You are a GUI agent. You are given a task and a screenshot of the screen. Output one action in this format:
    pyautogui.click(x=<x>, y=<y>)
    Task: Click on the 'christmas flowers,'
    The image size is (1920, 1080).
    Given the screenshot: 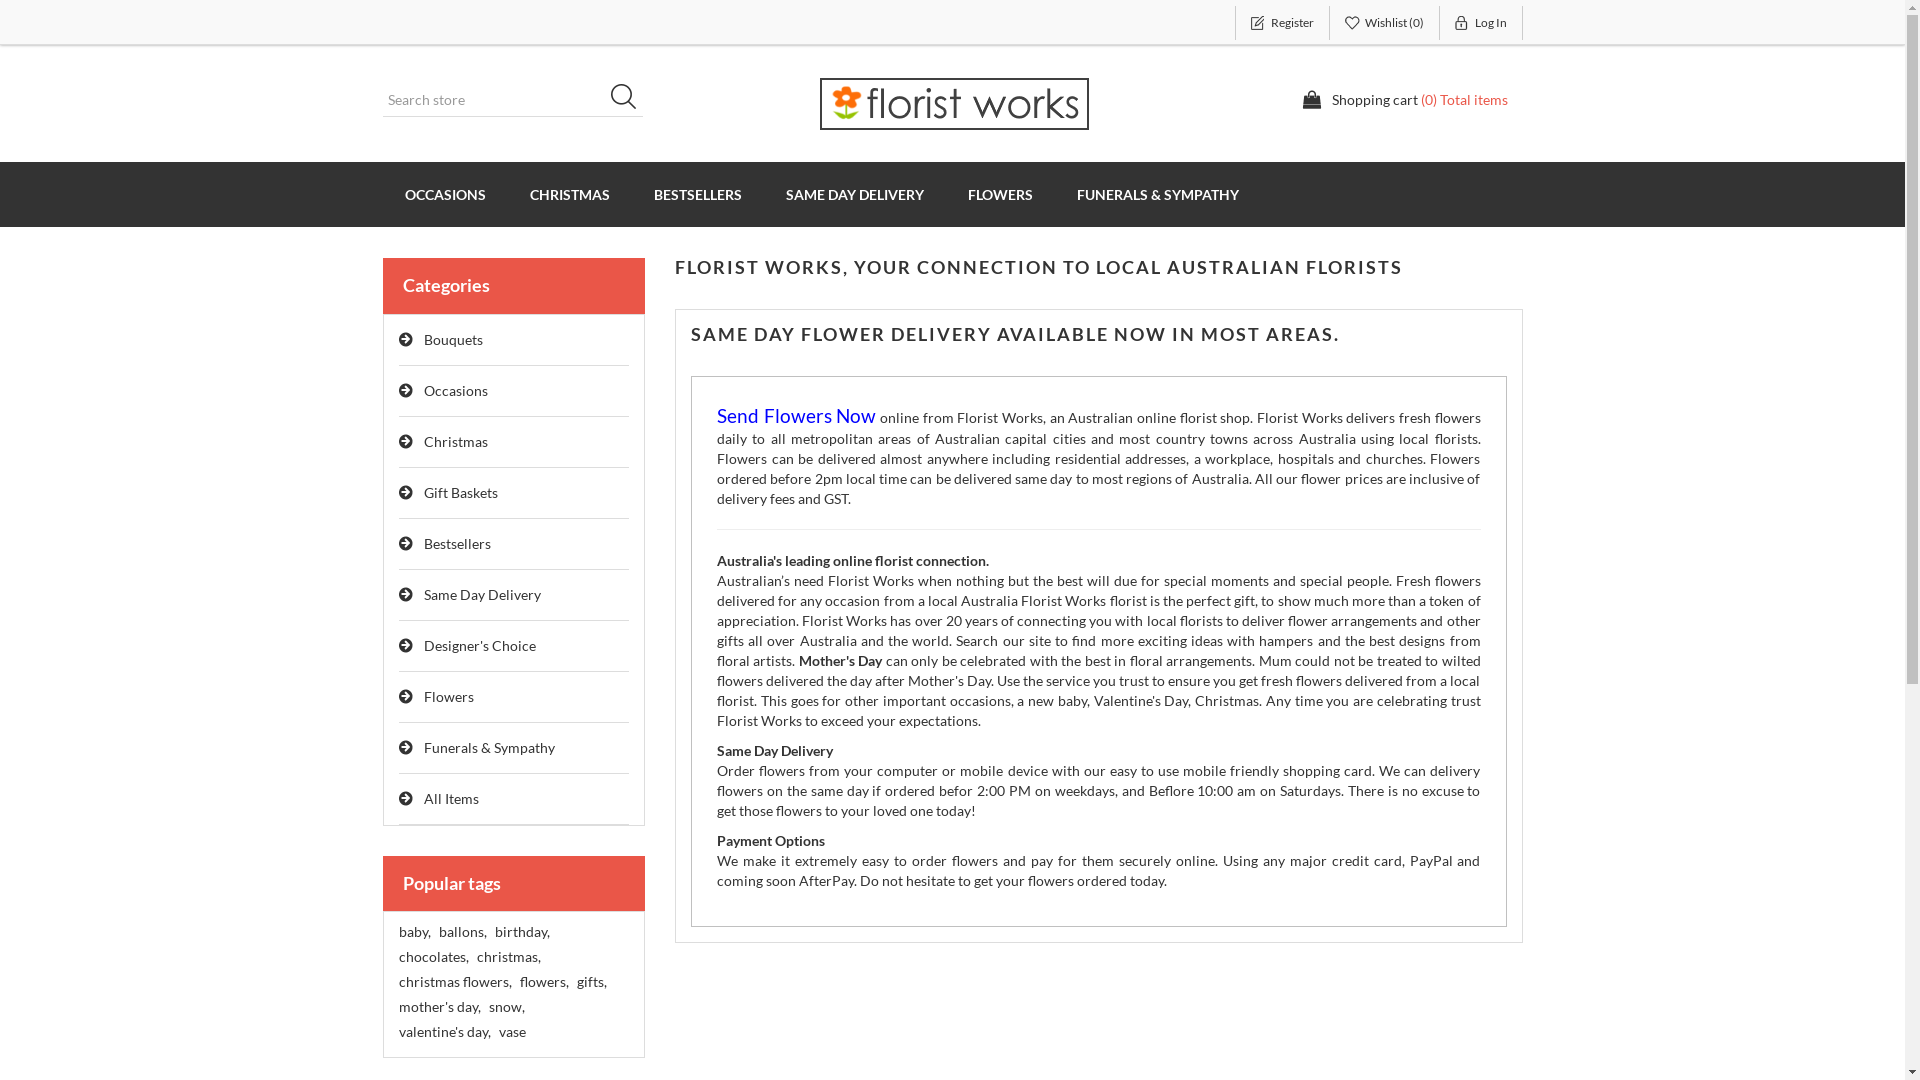 What is the action you would take?
    pyautogui.click(x=453, y=981)
    